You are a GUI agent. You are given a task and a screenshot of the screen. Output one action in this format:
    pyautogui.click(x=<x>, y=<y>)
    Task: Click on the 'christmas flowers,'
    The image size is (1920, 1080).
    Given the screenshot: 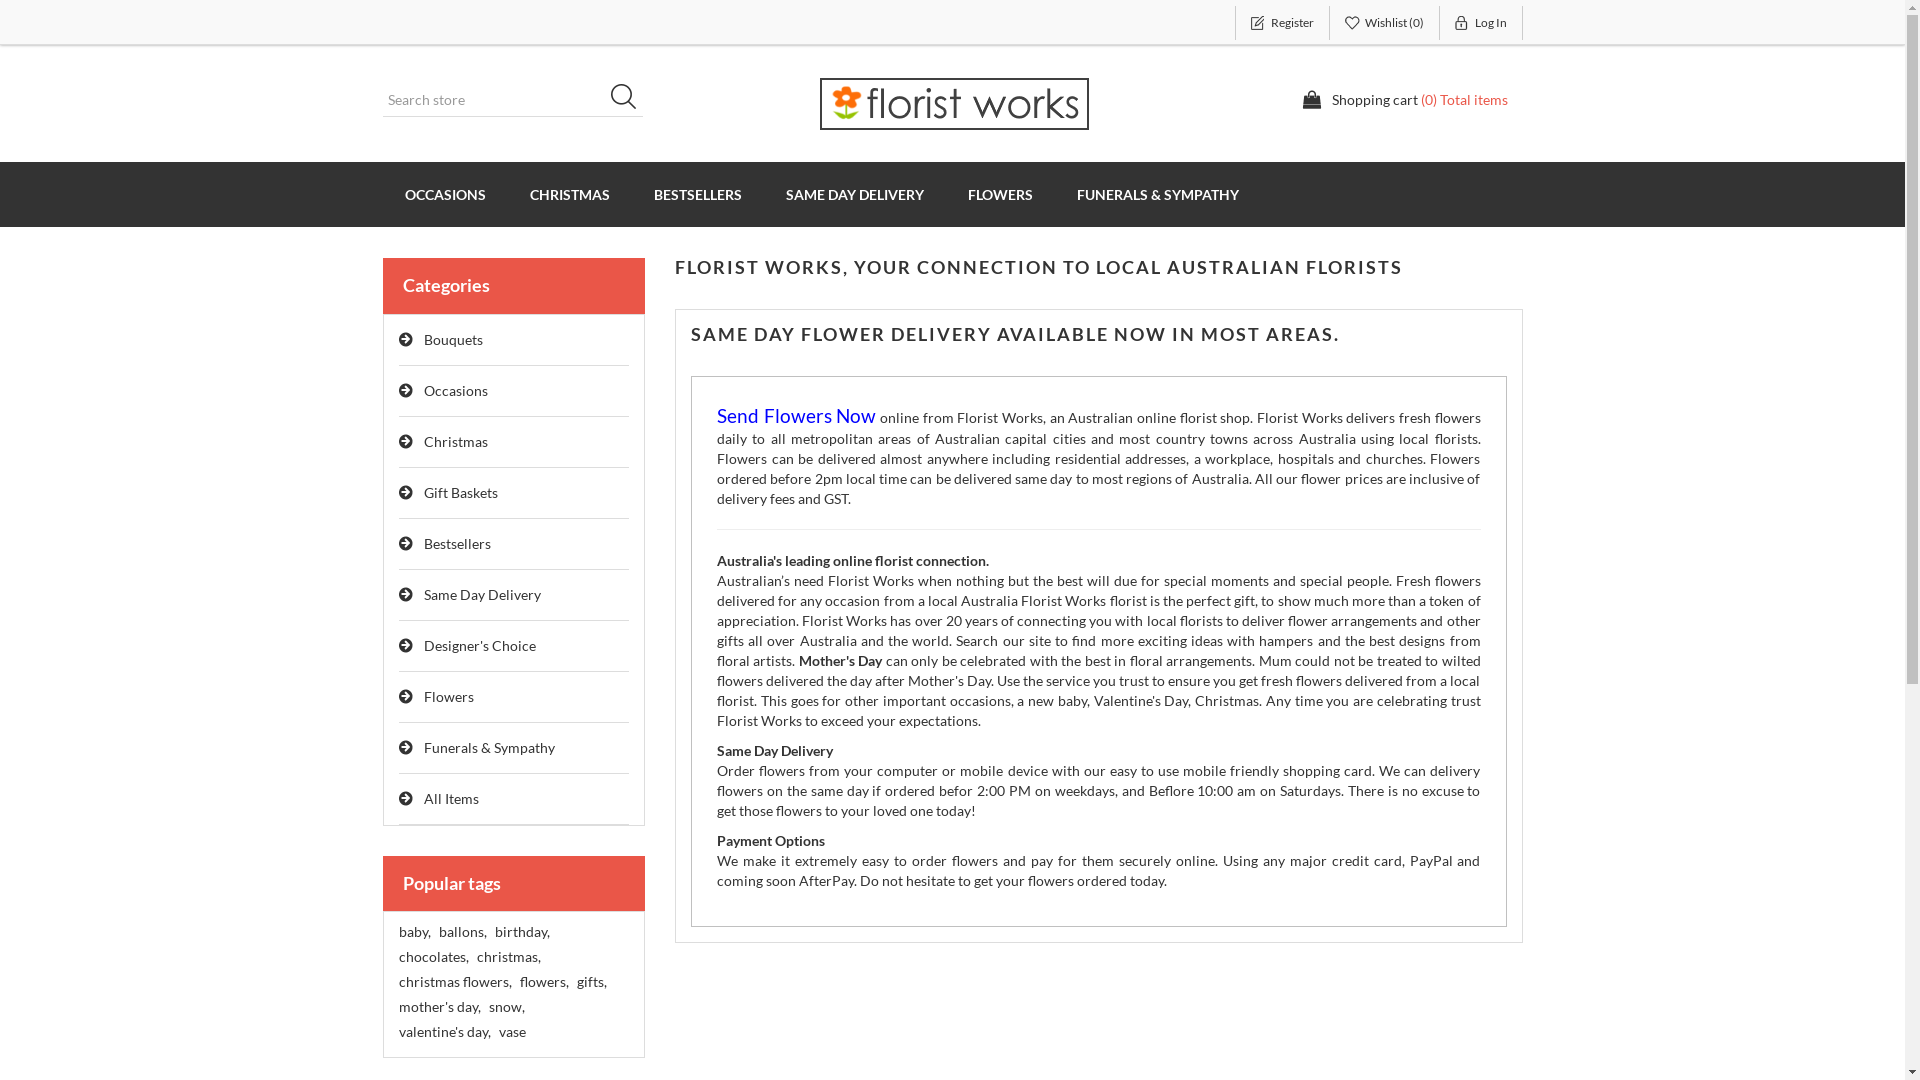 What is the action you would take?
    pyautogui.click(x=453, y=981)
    